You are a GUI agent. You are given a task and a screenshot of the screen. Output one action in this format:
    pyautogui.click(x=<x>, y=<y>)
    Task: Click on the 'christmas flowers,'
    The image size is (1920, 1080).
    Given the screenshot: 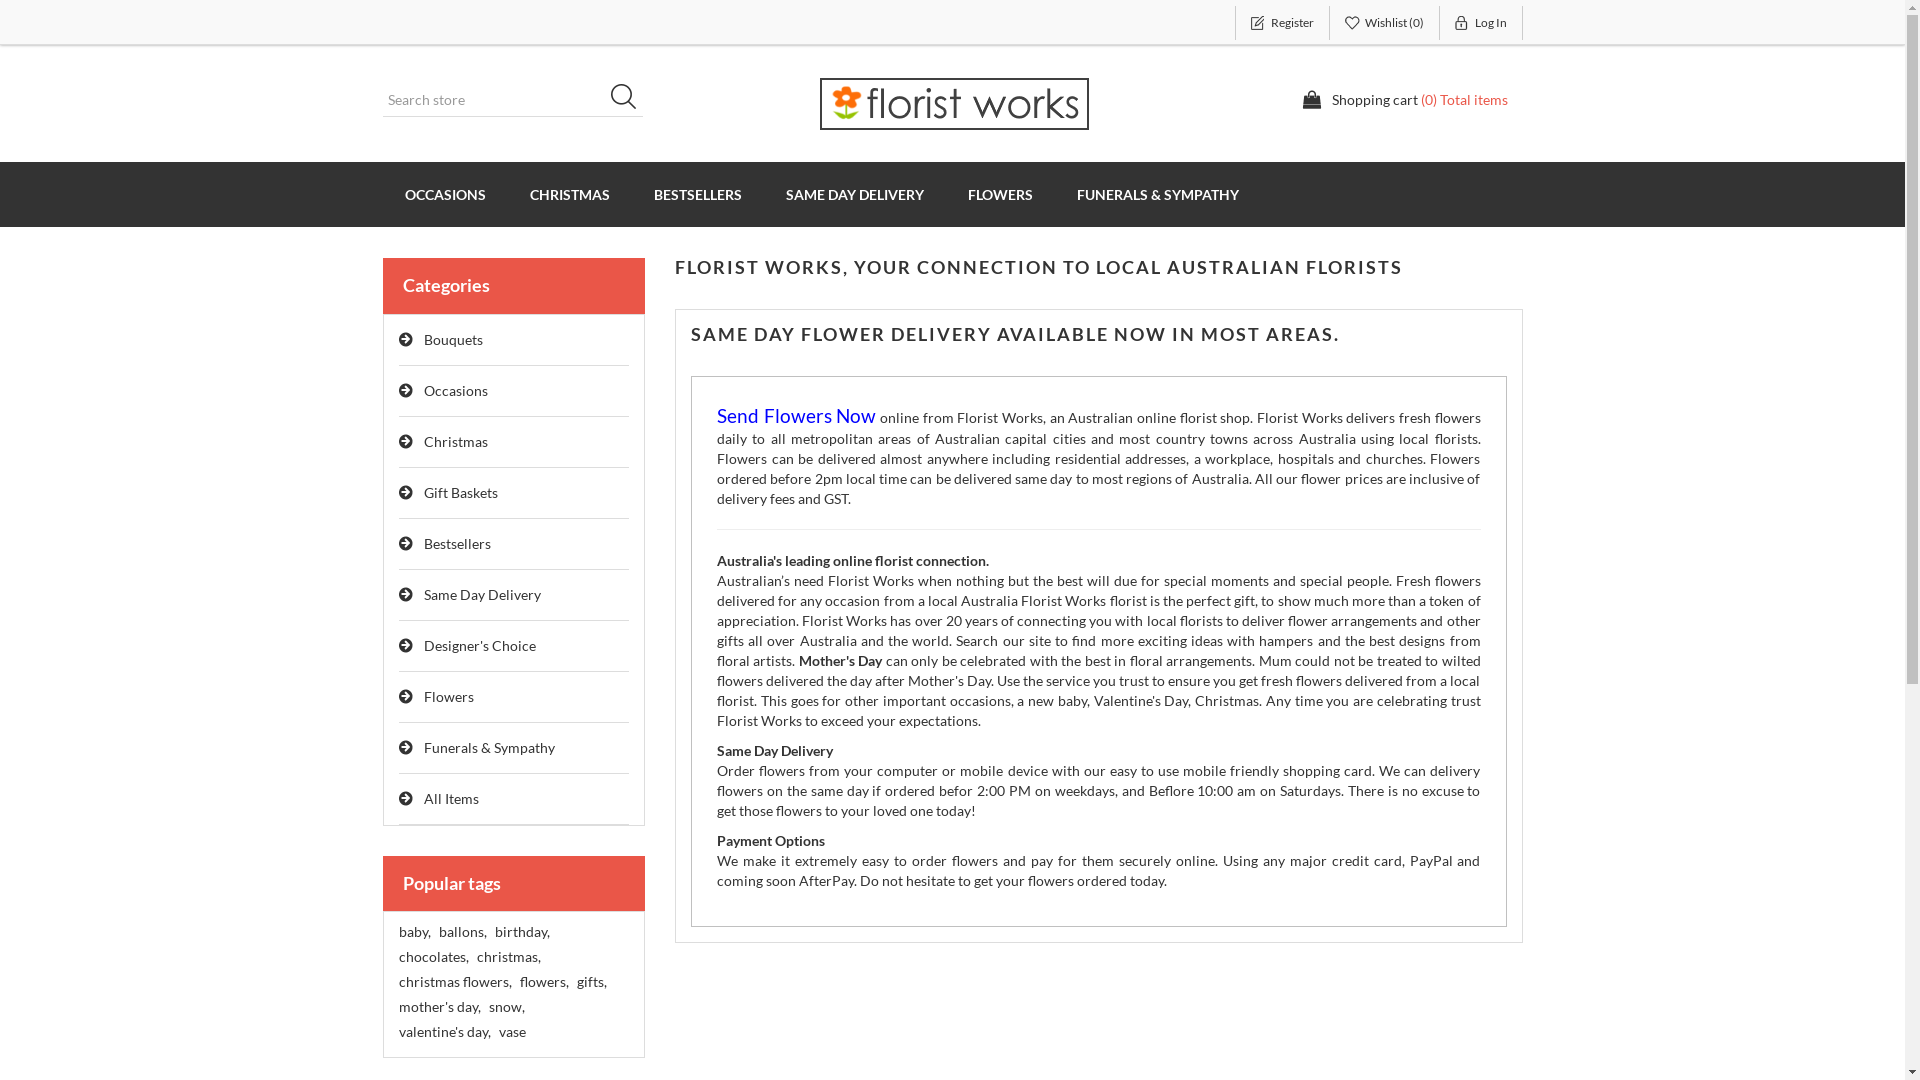 What is the action you would take?
    pyautogui.click(x=453, y=981)
    